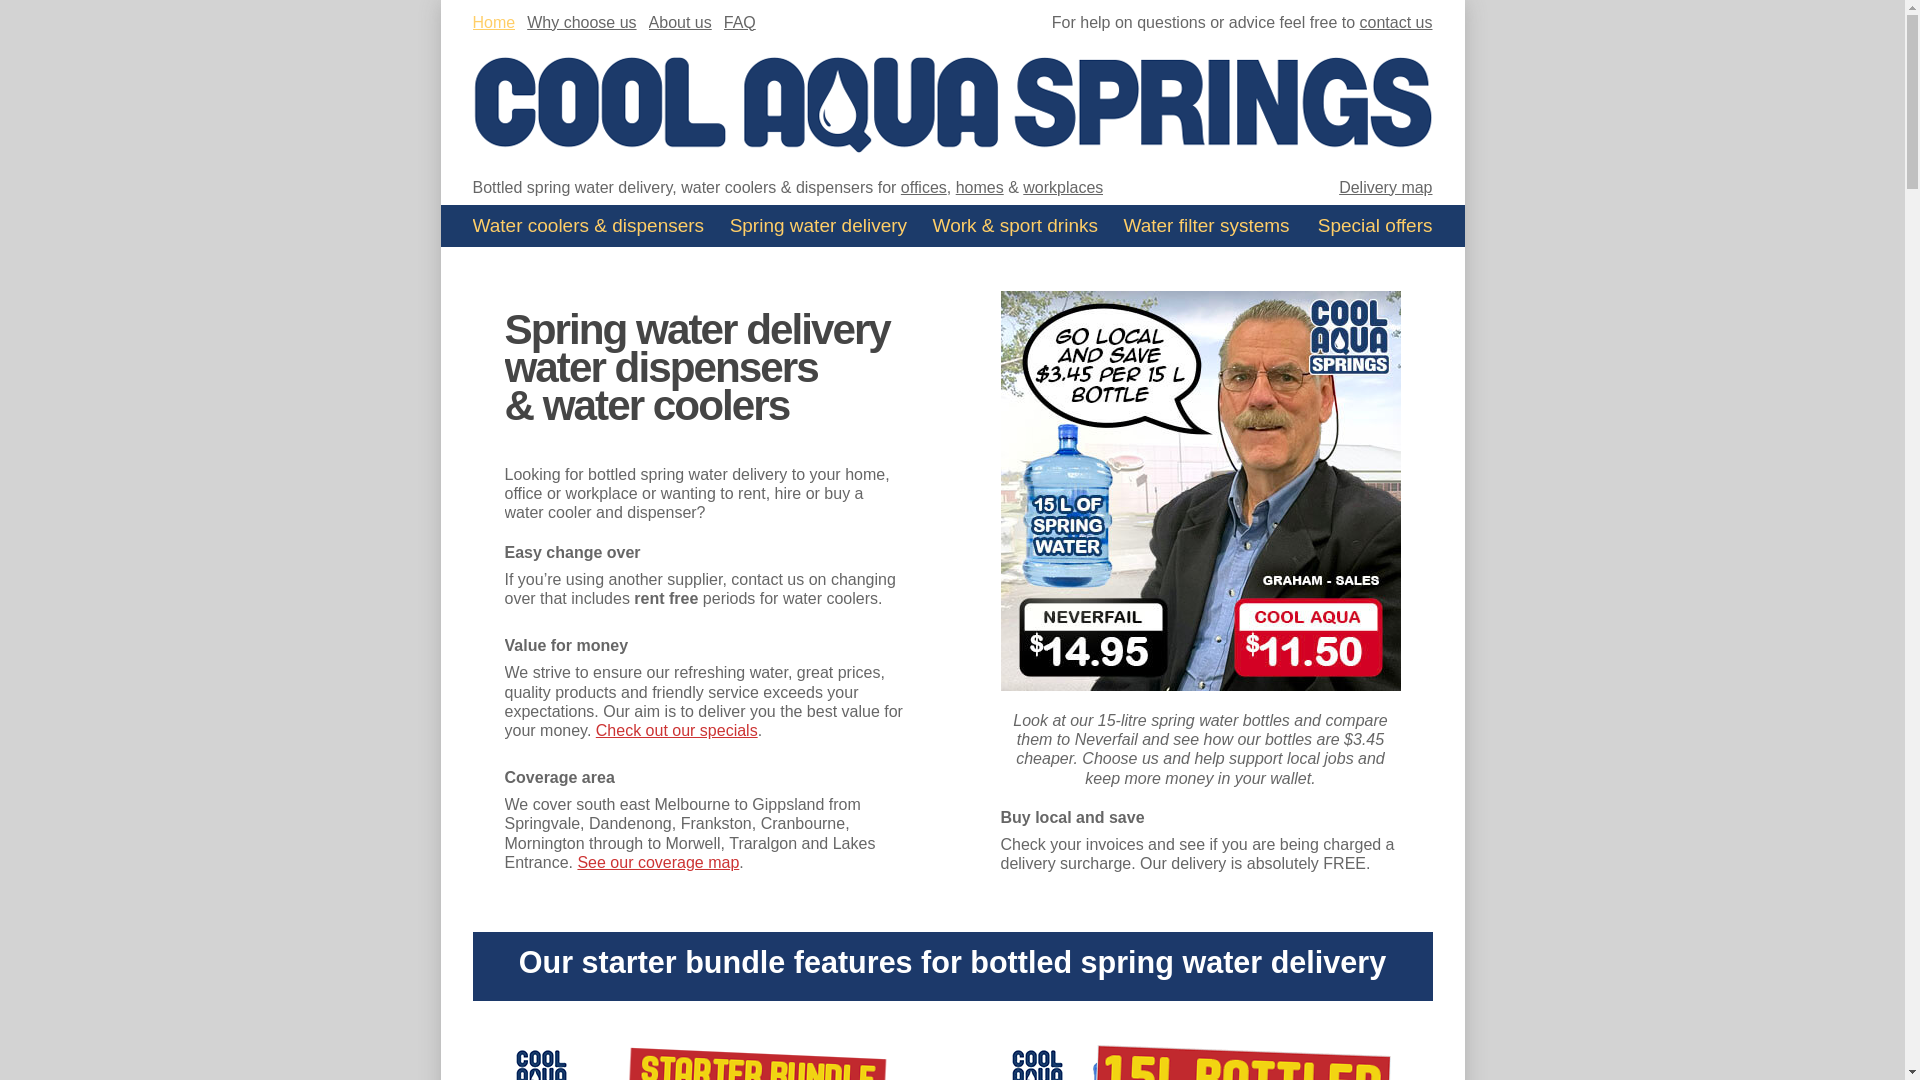 The image size is (1920, 1080). I want to click on 'Water coolers', so click(586, 225).